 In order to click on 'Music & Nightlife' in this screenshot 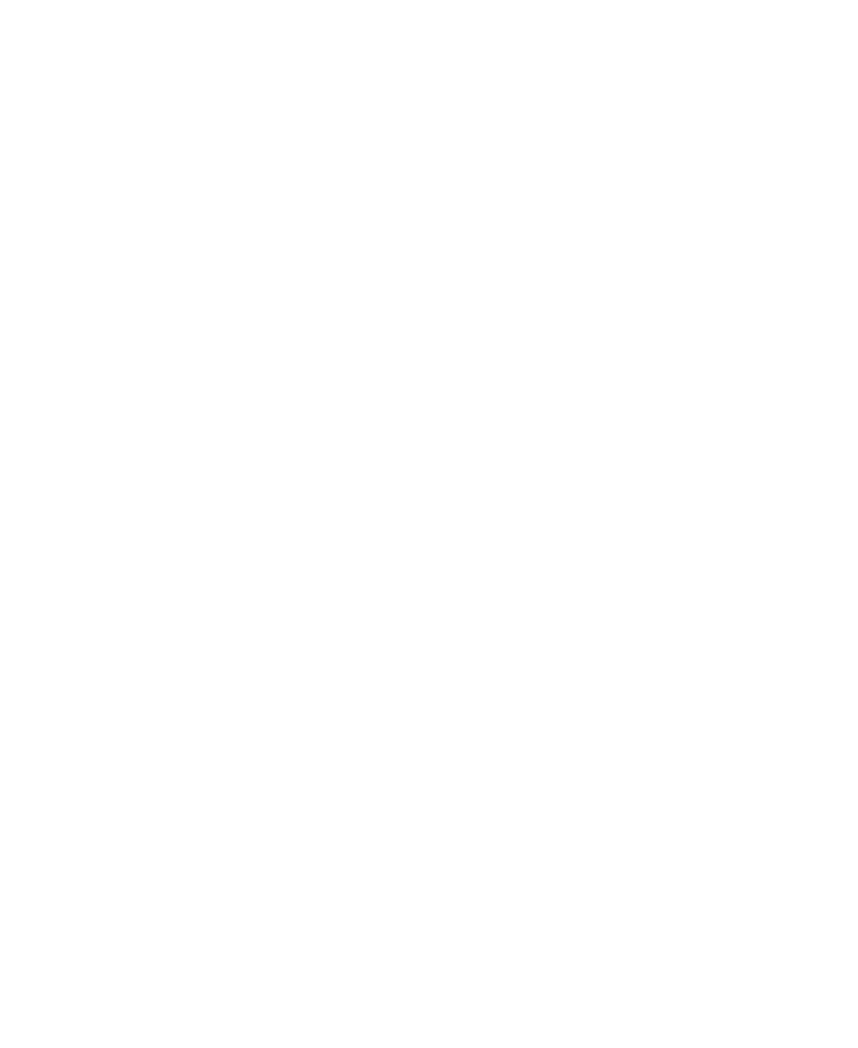, I will do `click(145, 349)`.